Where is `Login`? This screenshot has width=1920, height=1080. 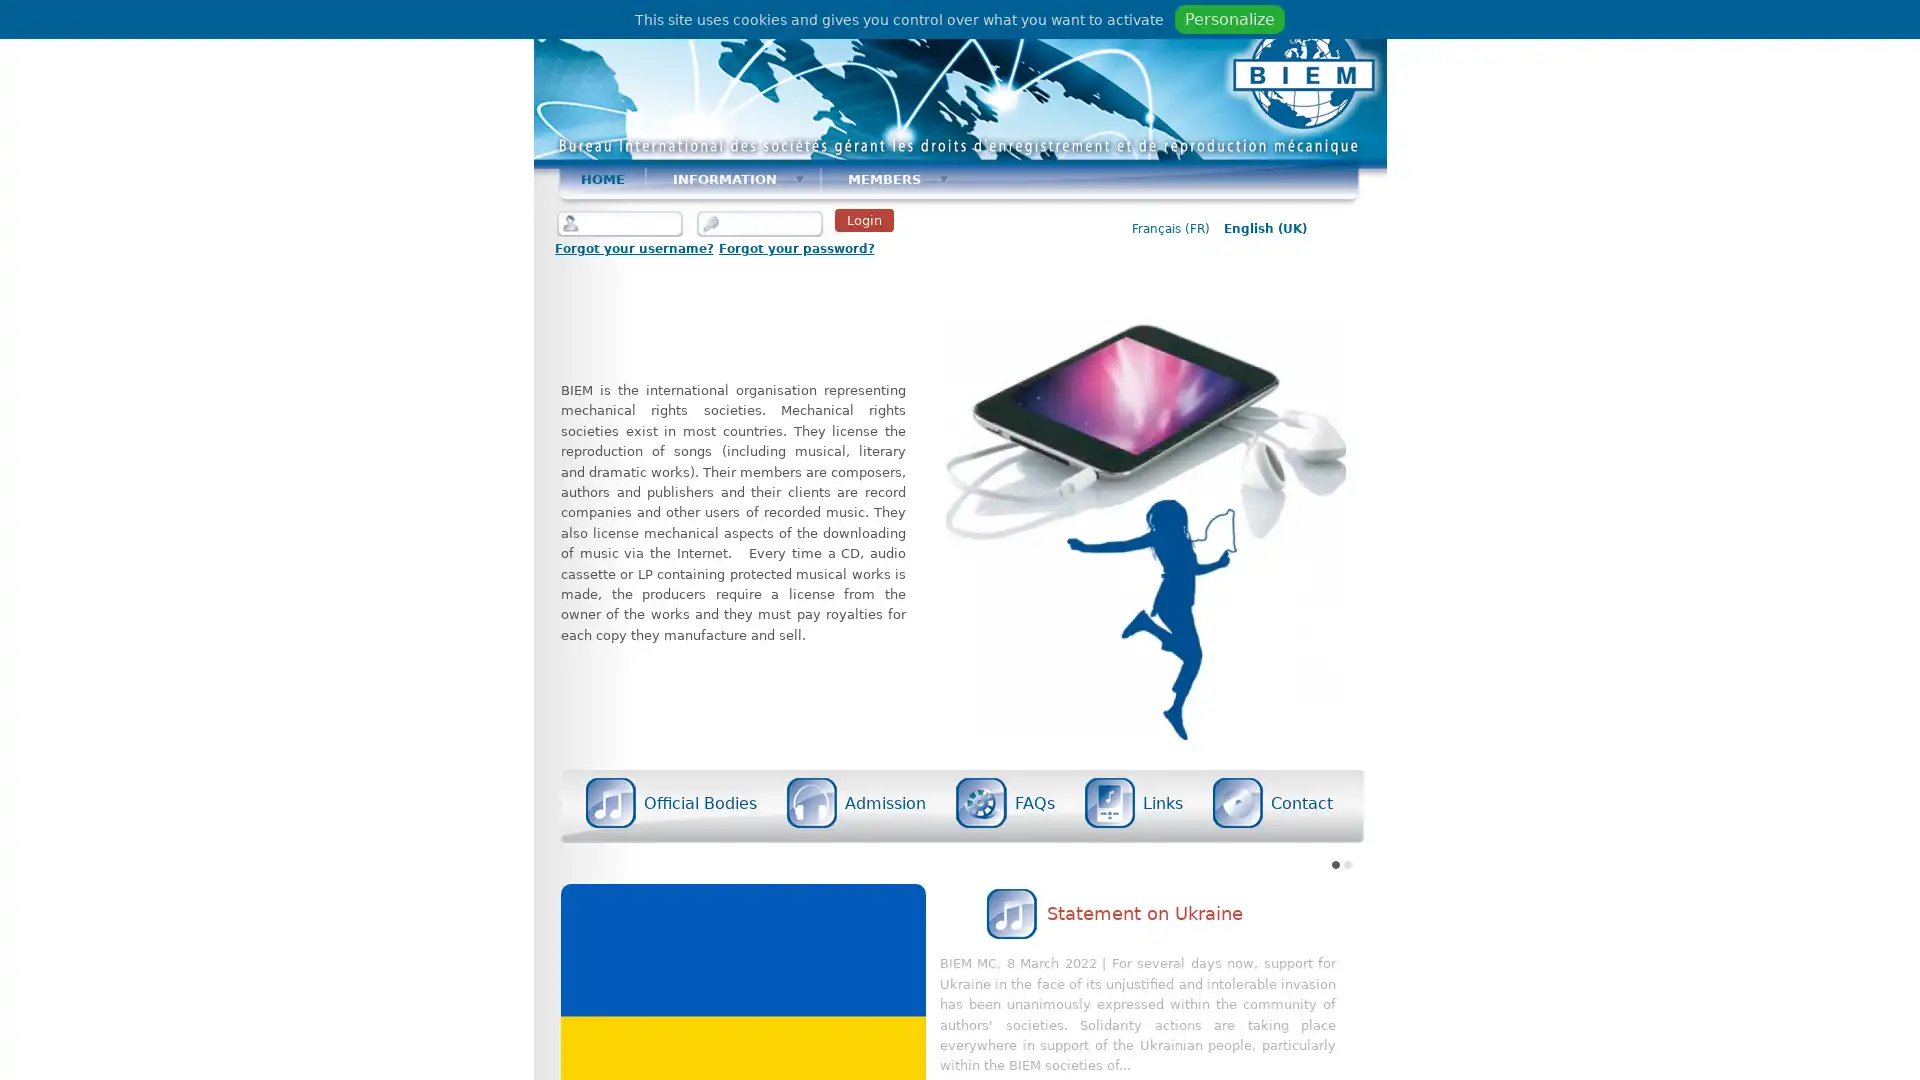 Login is located at coordinates (863, 220).